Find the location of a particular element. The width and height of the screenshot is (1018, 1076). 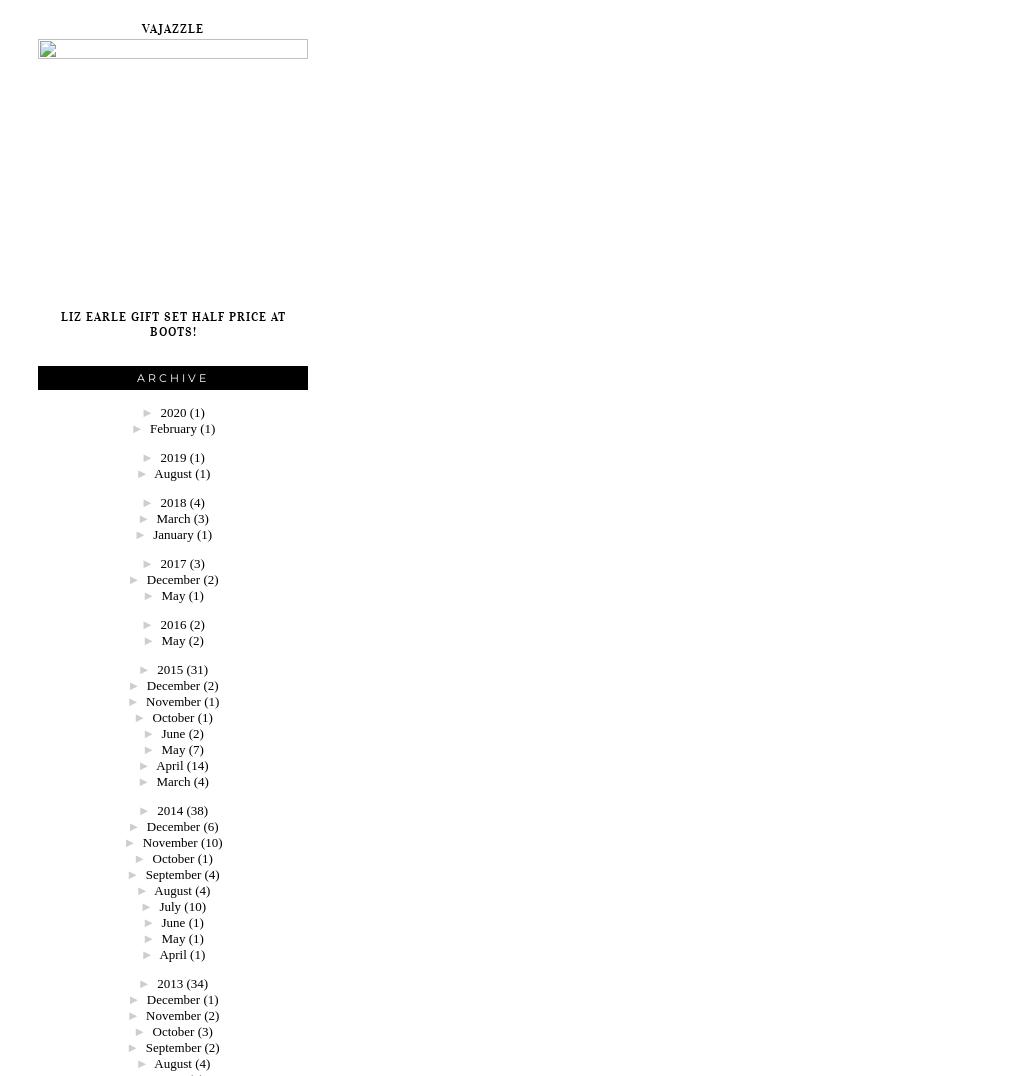

'(38)' is located at coordinates (185, 809).